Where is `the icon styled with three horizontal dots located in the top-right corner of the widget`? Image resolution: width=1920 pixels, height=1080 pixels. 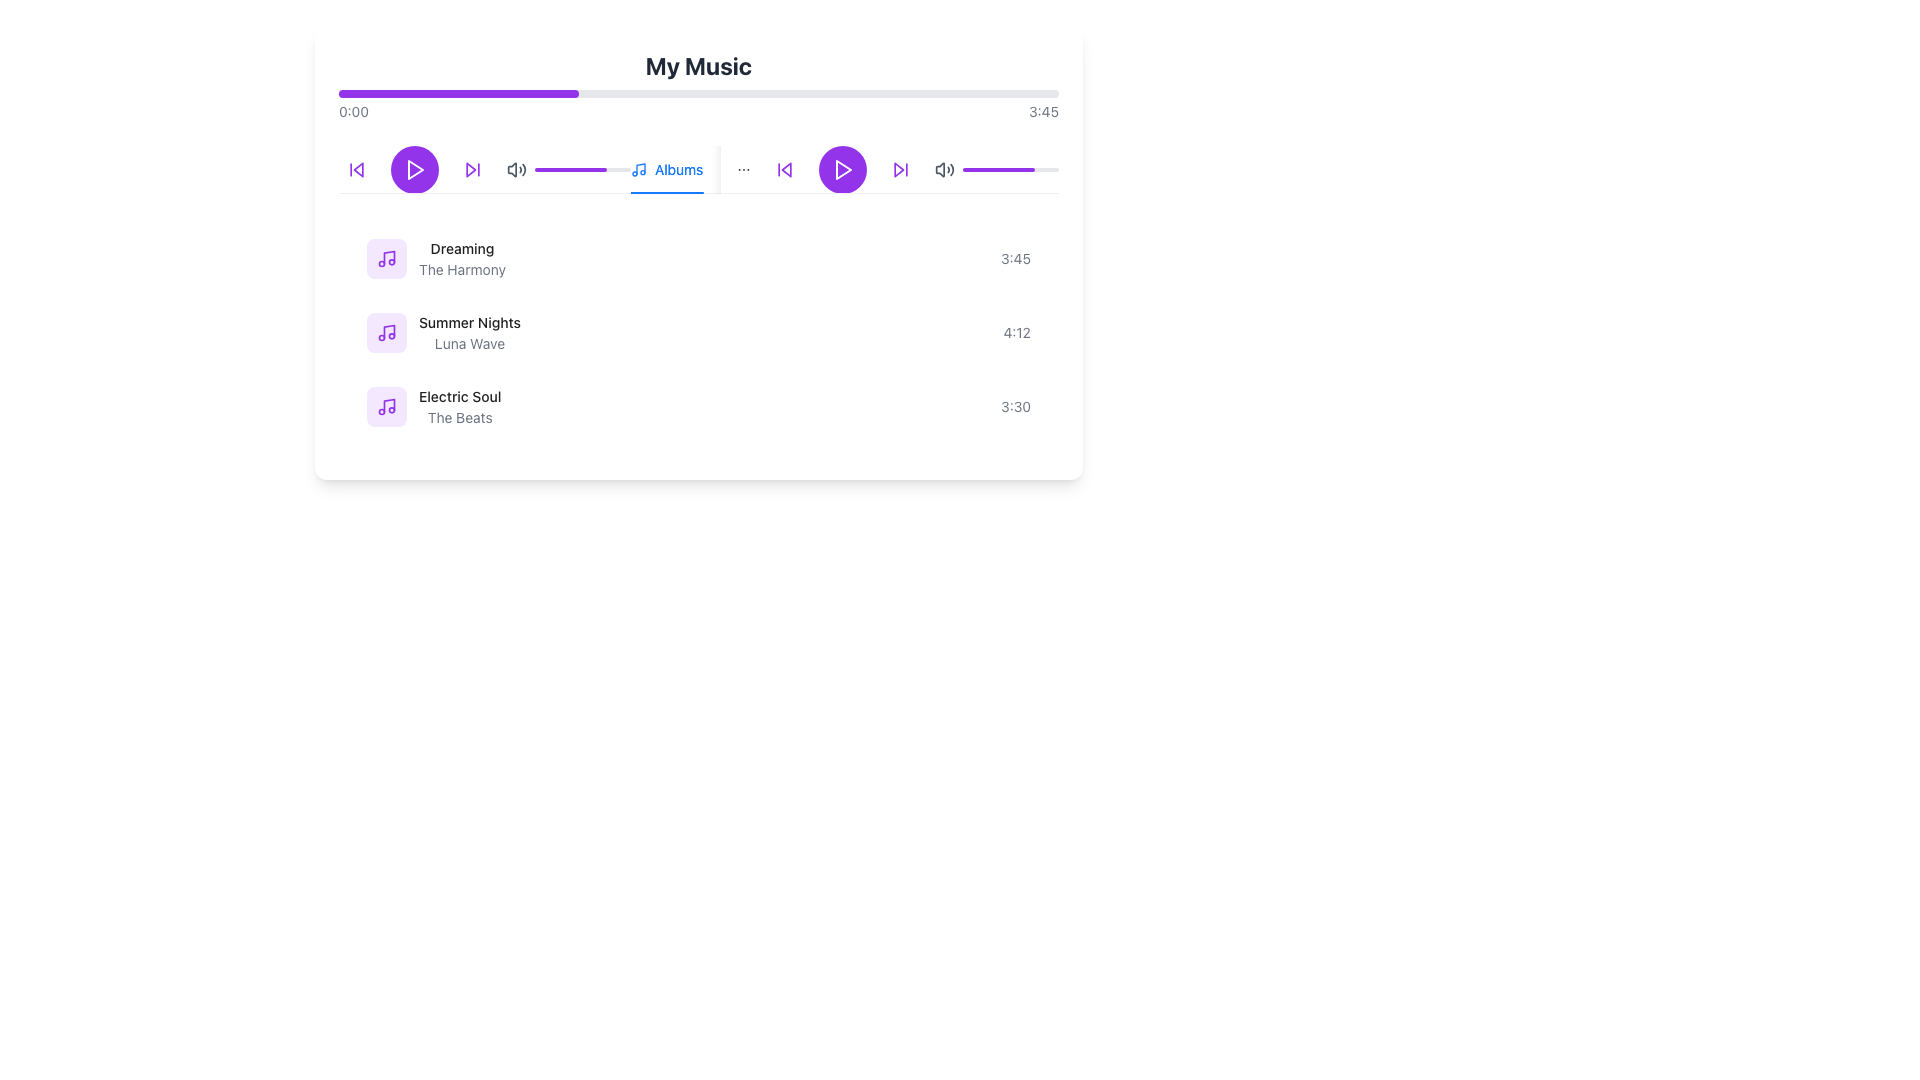 the icon styled with three horizontal dots located in the top-right corner of the widget is located at coordinates (743, 168).